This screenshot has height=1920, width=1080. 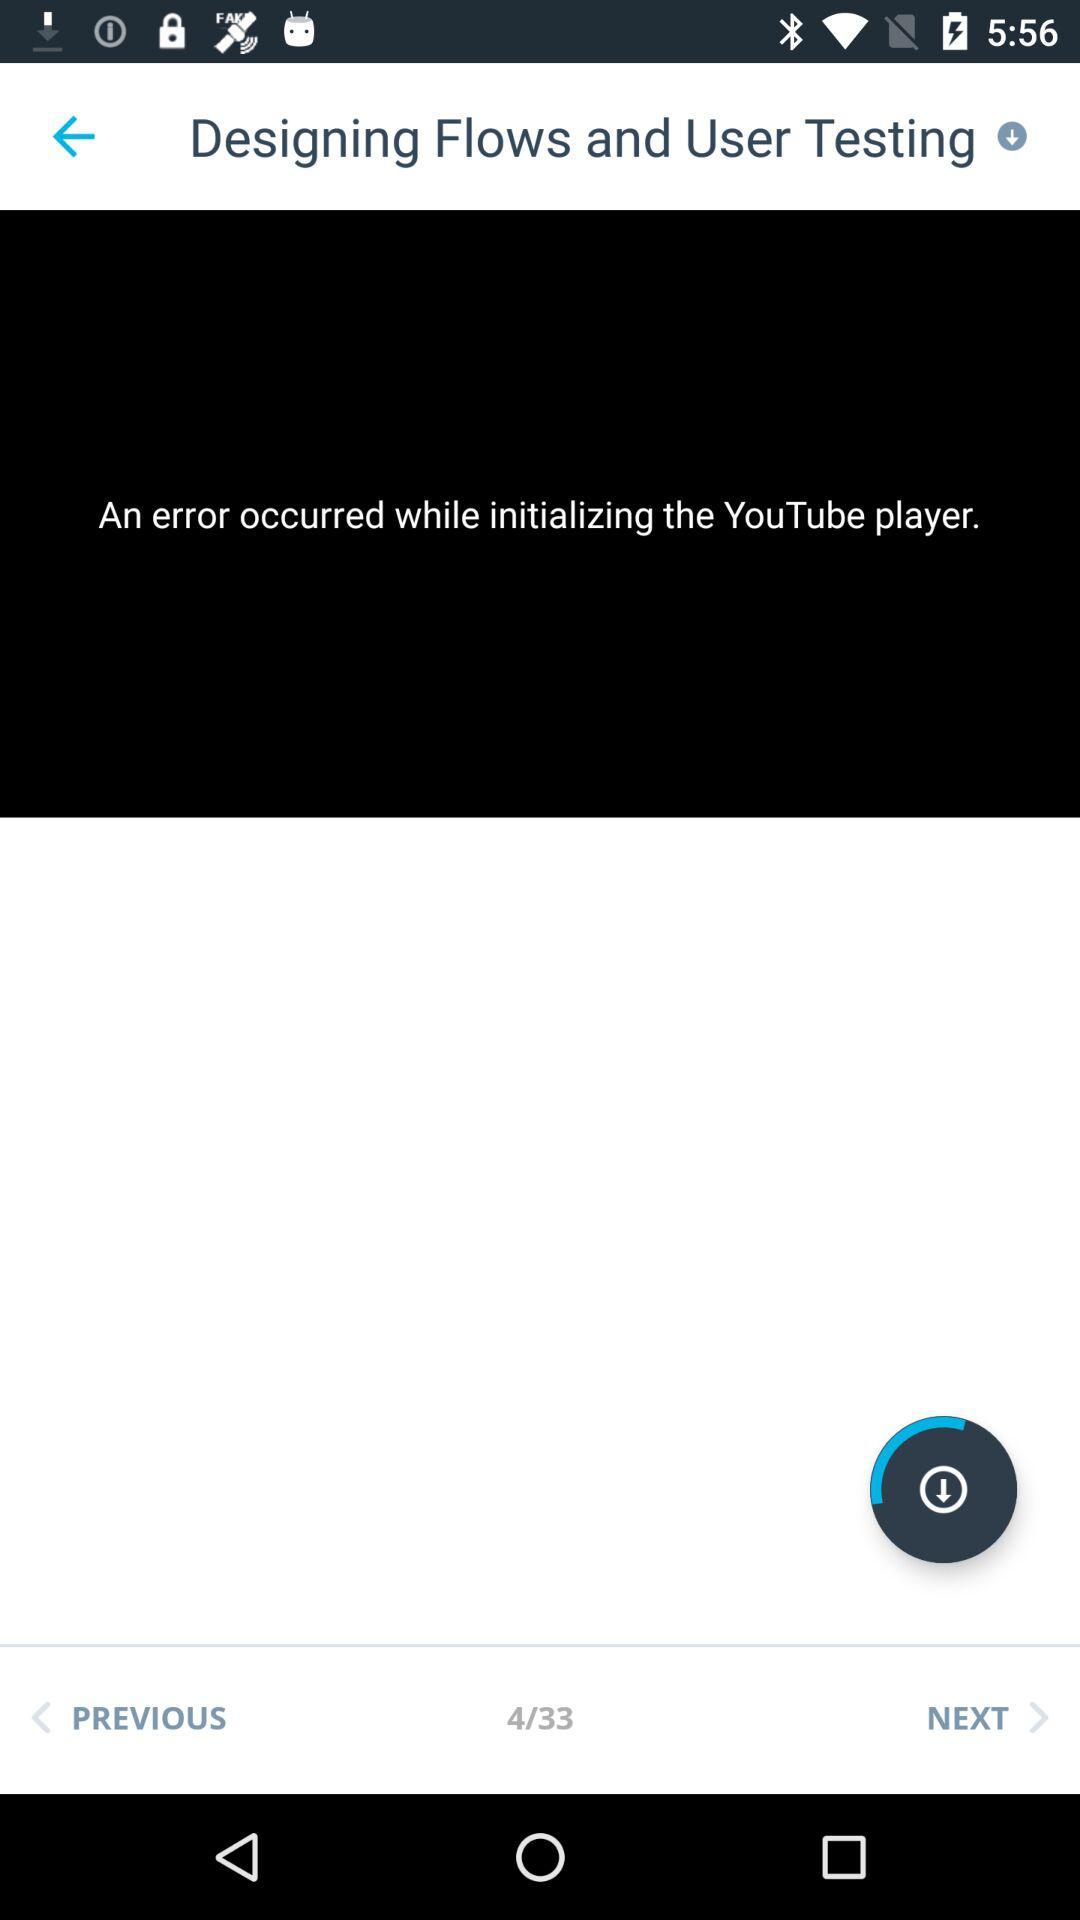 What do you see at coordinates (986, 1716) in the screenshot?
I see `next icon` at bounding box center [986, 1716].